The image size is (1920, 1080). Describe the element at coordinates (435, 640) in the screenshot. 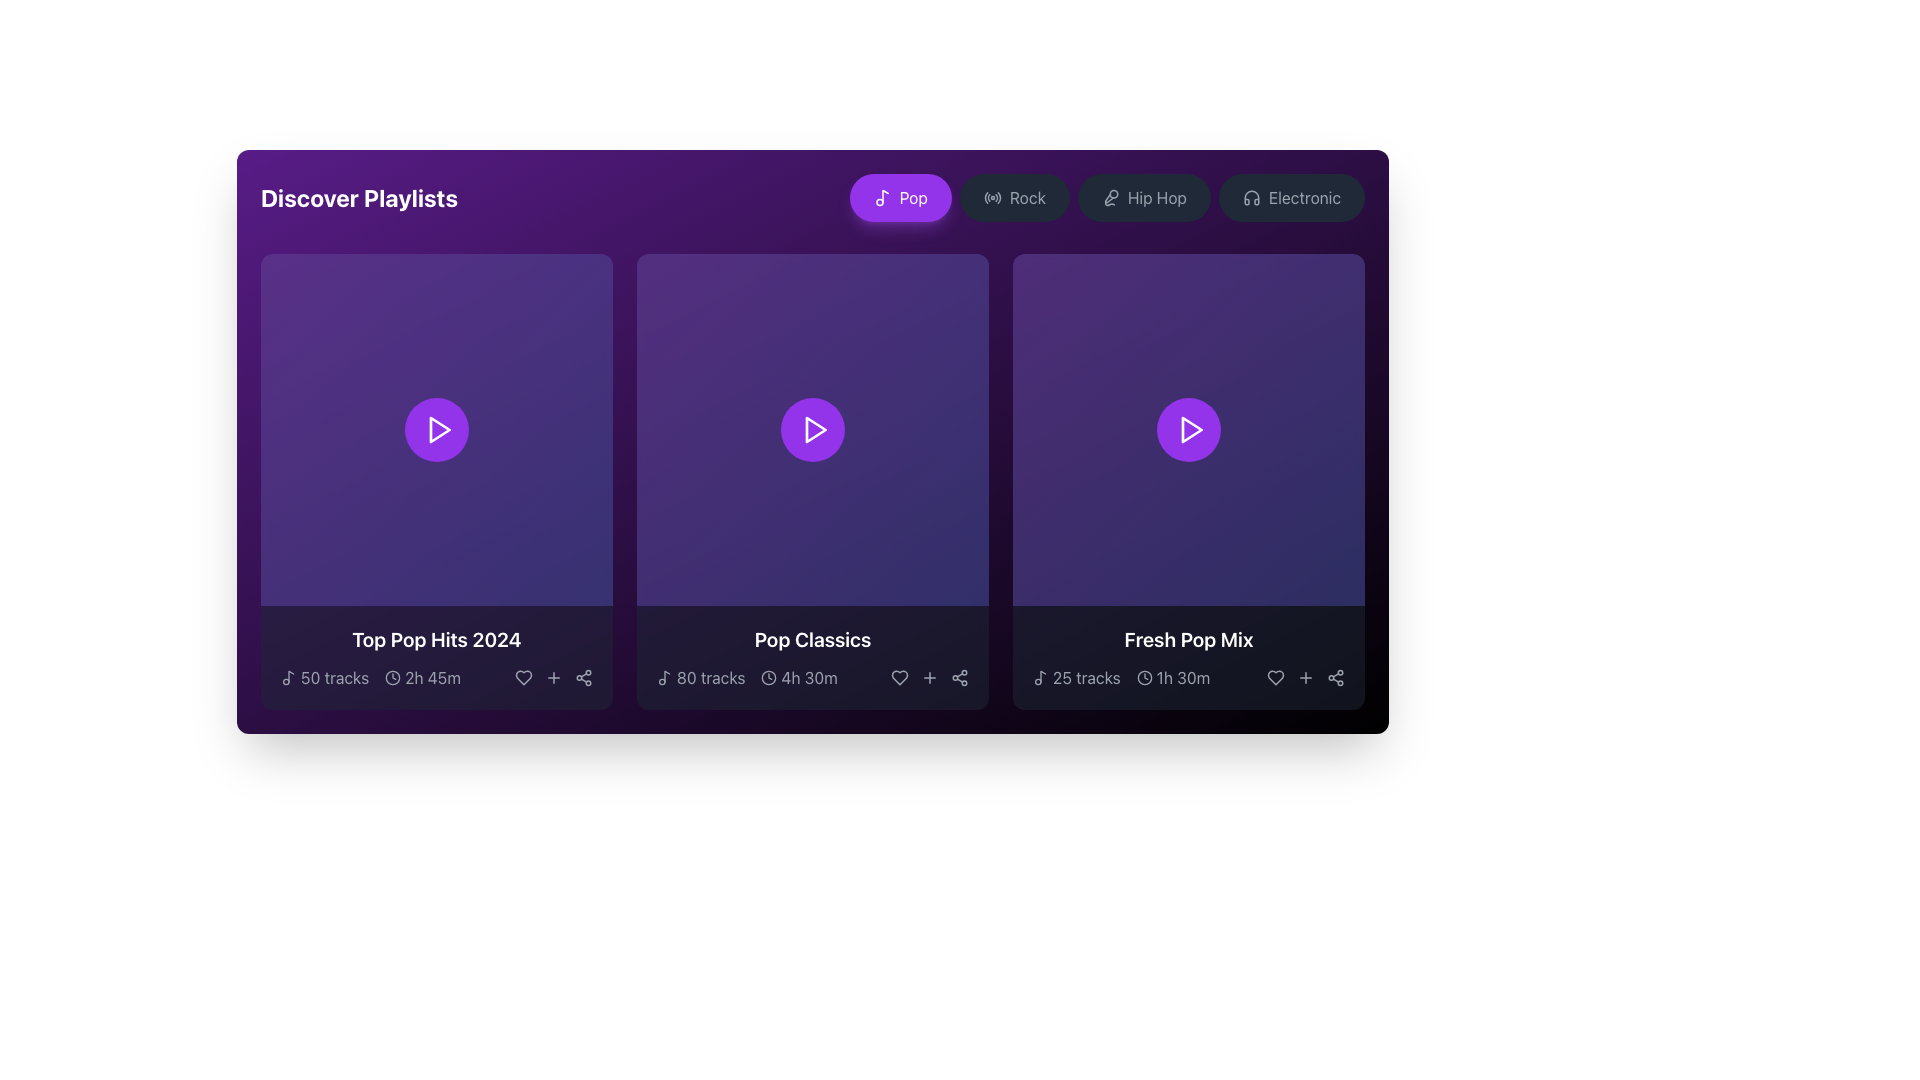

I see `text label identifying the playlist title located in the bottom section of the leftmost card in the 'Discover Playlists' interface, positioned above '50 tracks 2h 45m'` at that location.